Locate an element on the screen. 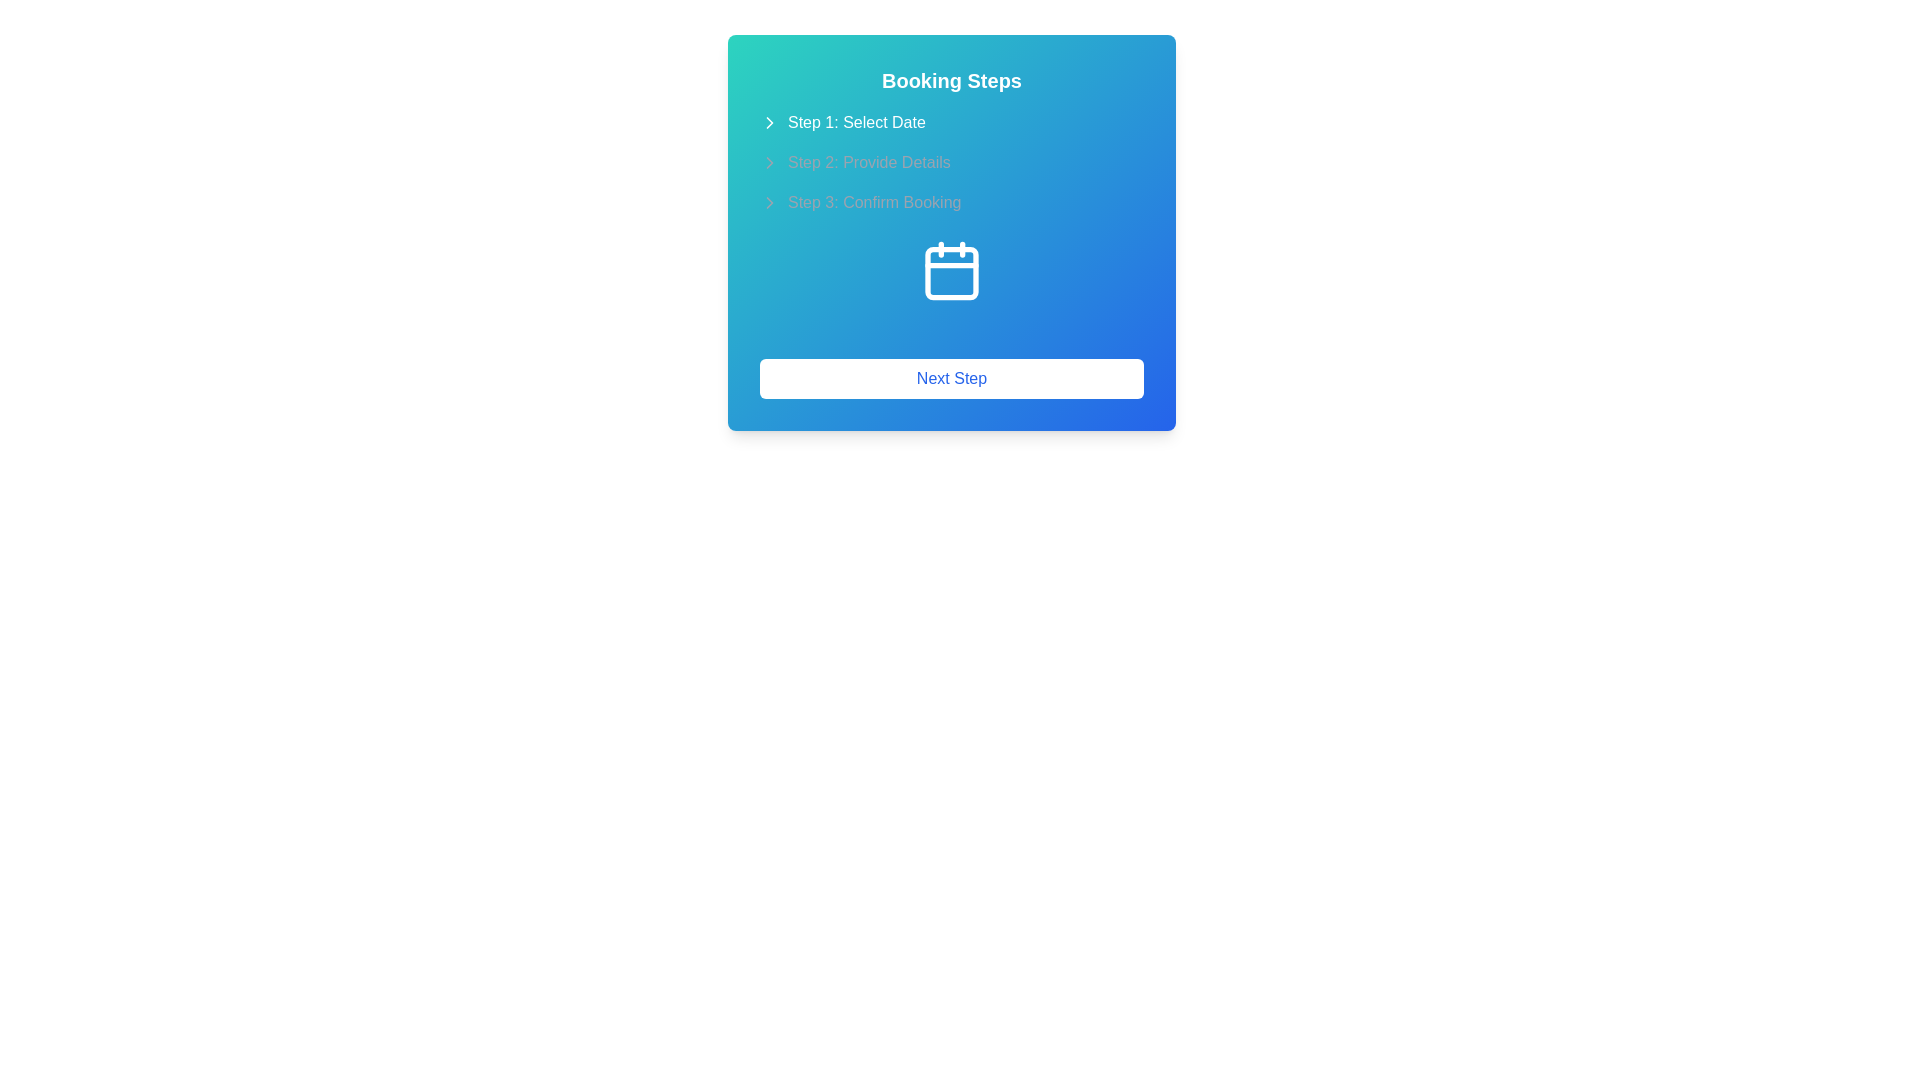  the navigation button located at the bottom center of the blue gradient box is located at coordinates (950, 378).